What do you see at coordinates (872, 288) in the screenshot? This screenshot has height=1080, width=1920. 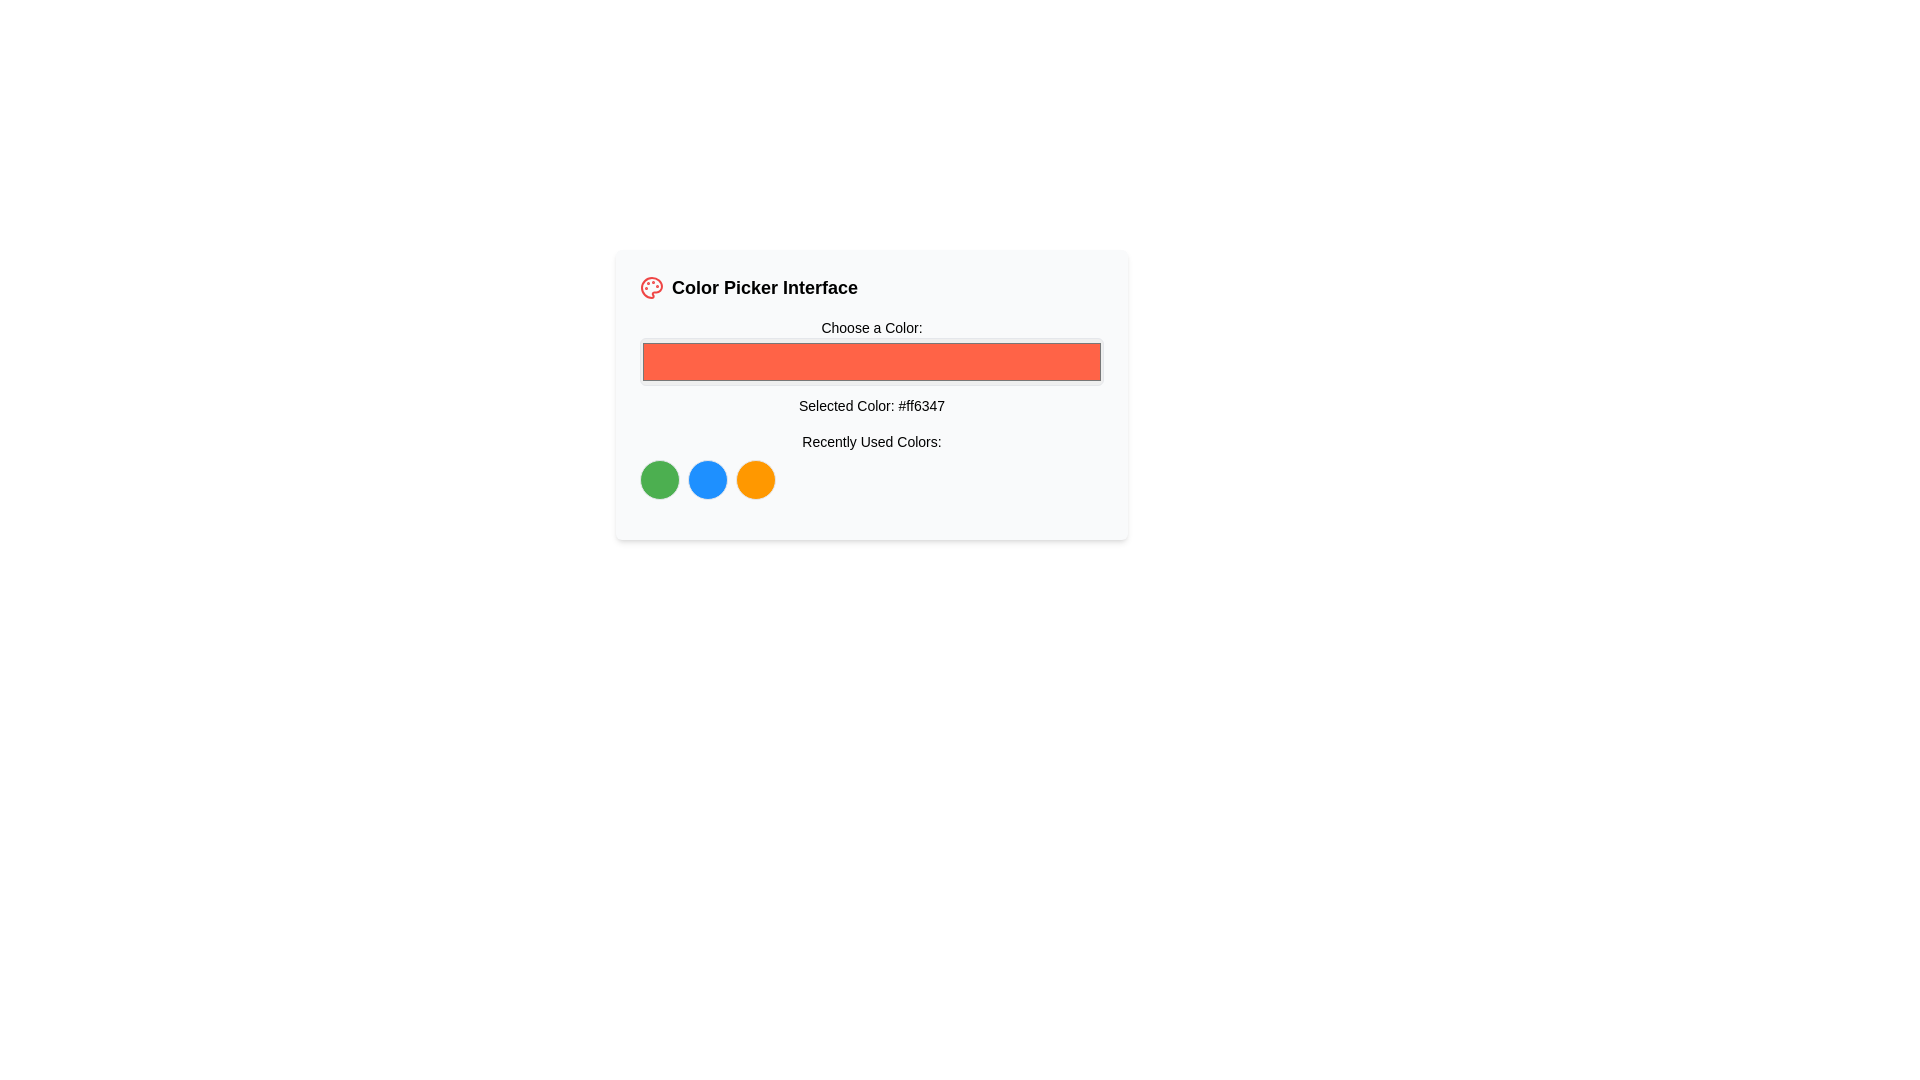 I see `the label that combines a red palette icon and the text 'Color Picker Interface', positioned above the 'Choose a Color:' label` at bounding box center [872, 288].